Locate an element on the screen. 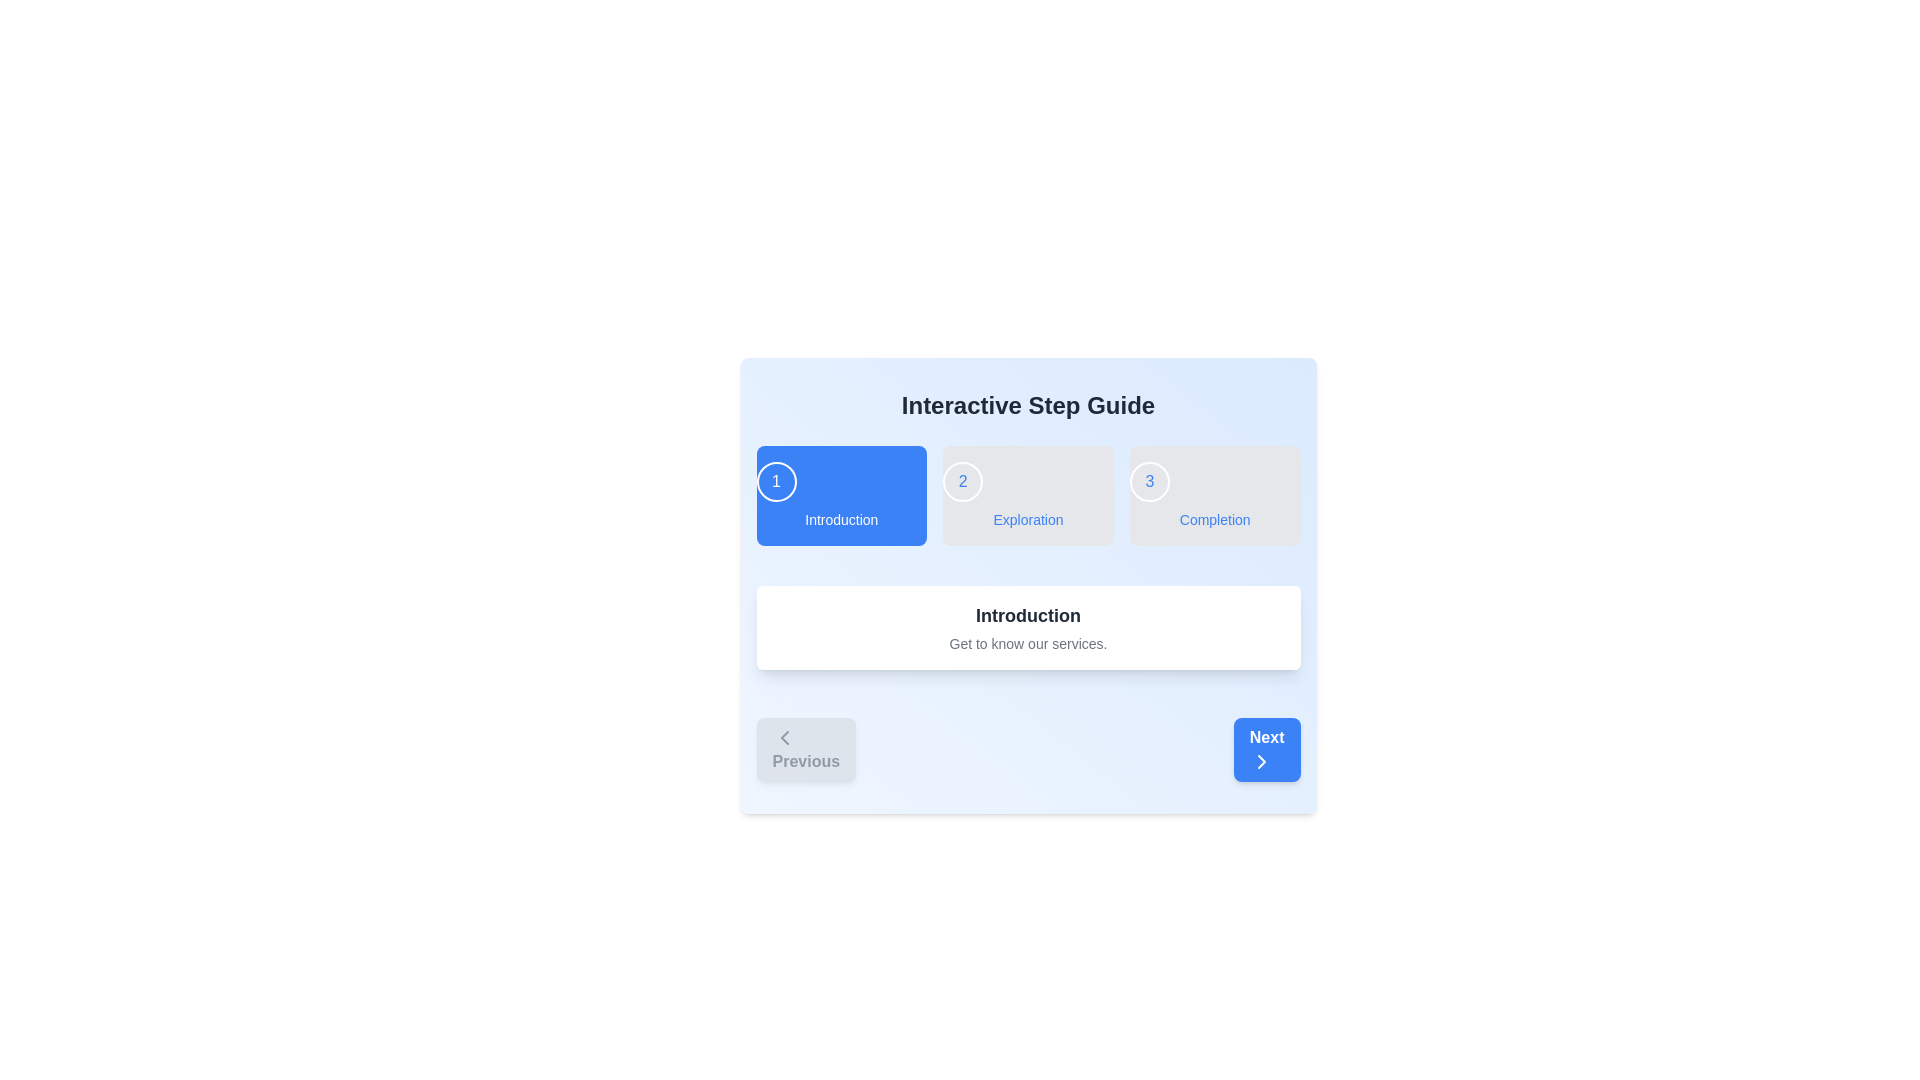 The image size is (1920, 1080). the text label that contains the phrase 'Get to know our services.' which is styled with a small font size and gray color, located below the 'Introduction' label is located at coordinates (1028, 644).